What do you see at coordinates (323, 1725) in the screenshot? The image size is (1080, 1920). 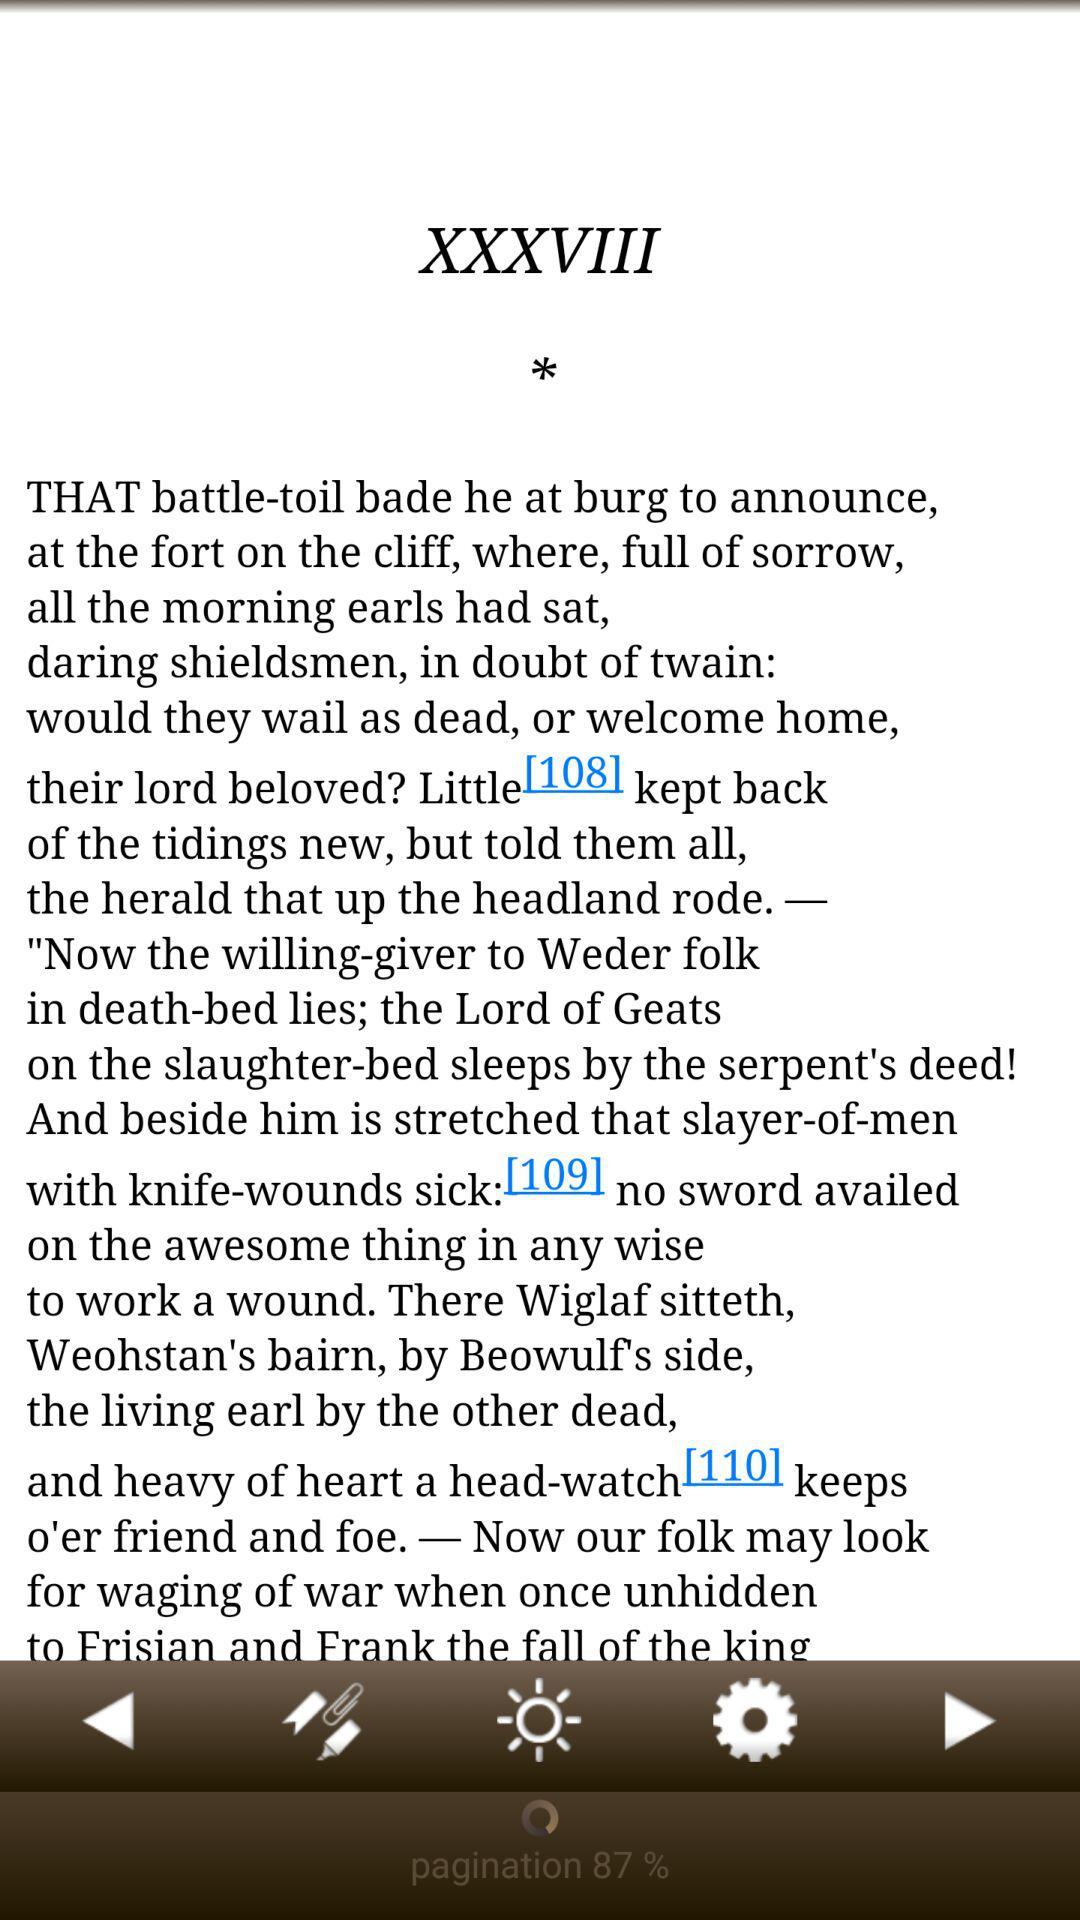 I see `place option` at bounding box center [323, 1725].